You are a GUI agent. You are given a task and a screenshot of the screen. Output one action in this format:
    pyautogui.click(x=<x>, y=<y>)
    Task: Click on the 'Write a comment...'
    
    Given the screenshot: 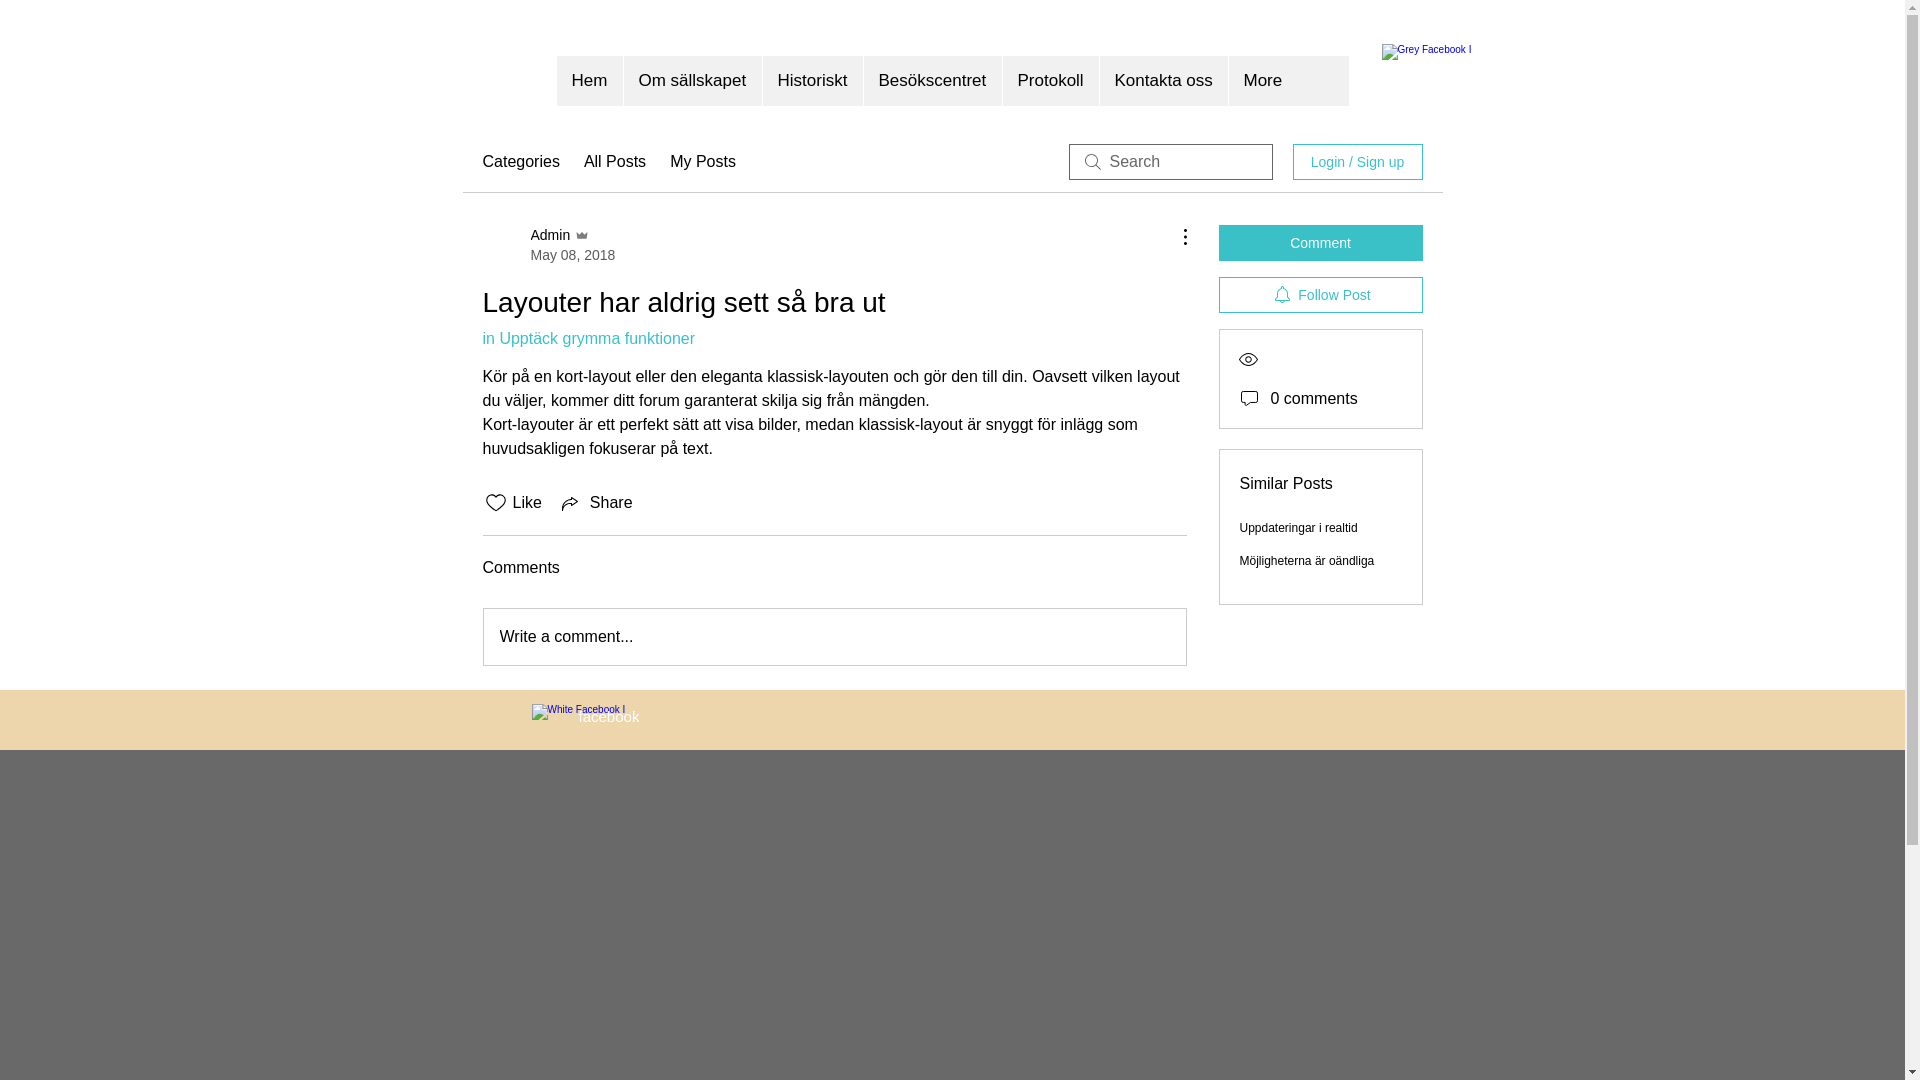 What is the action you would take?
    pyautogui.click(x=835, y=636)
    